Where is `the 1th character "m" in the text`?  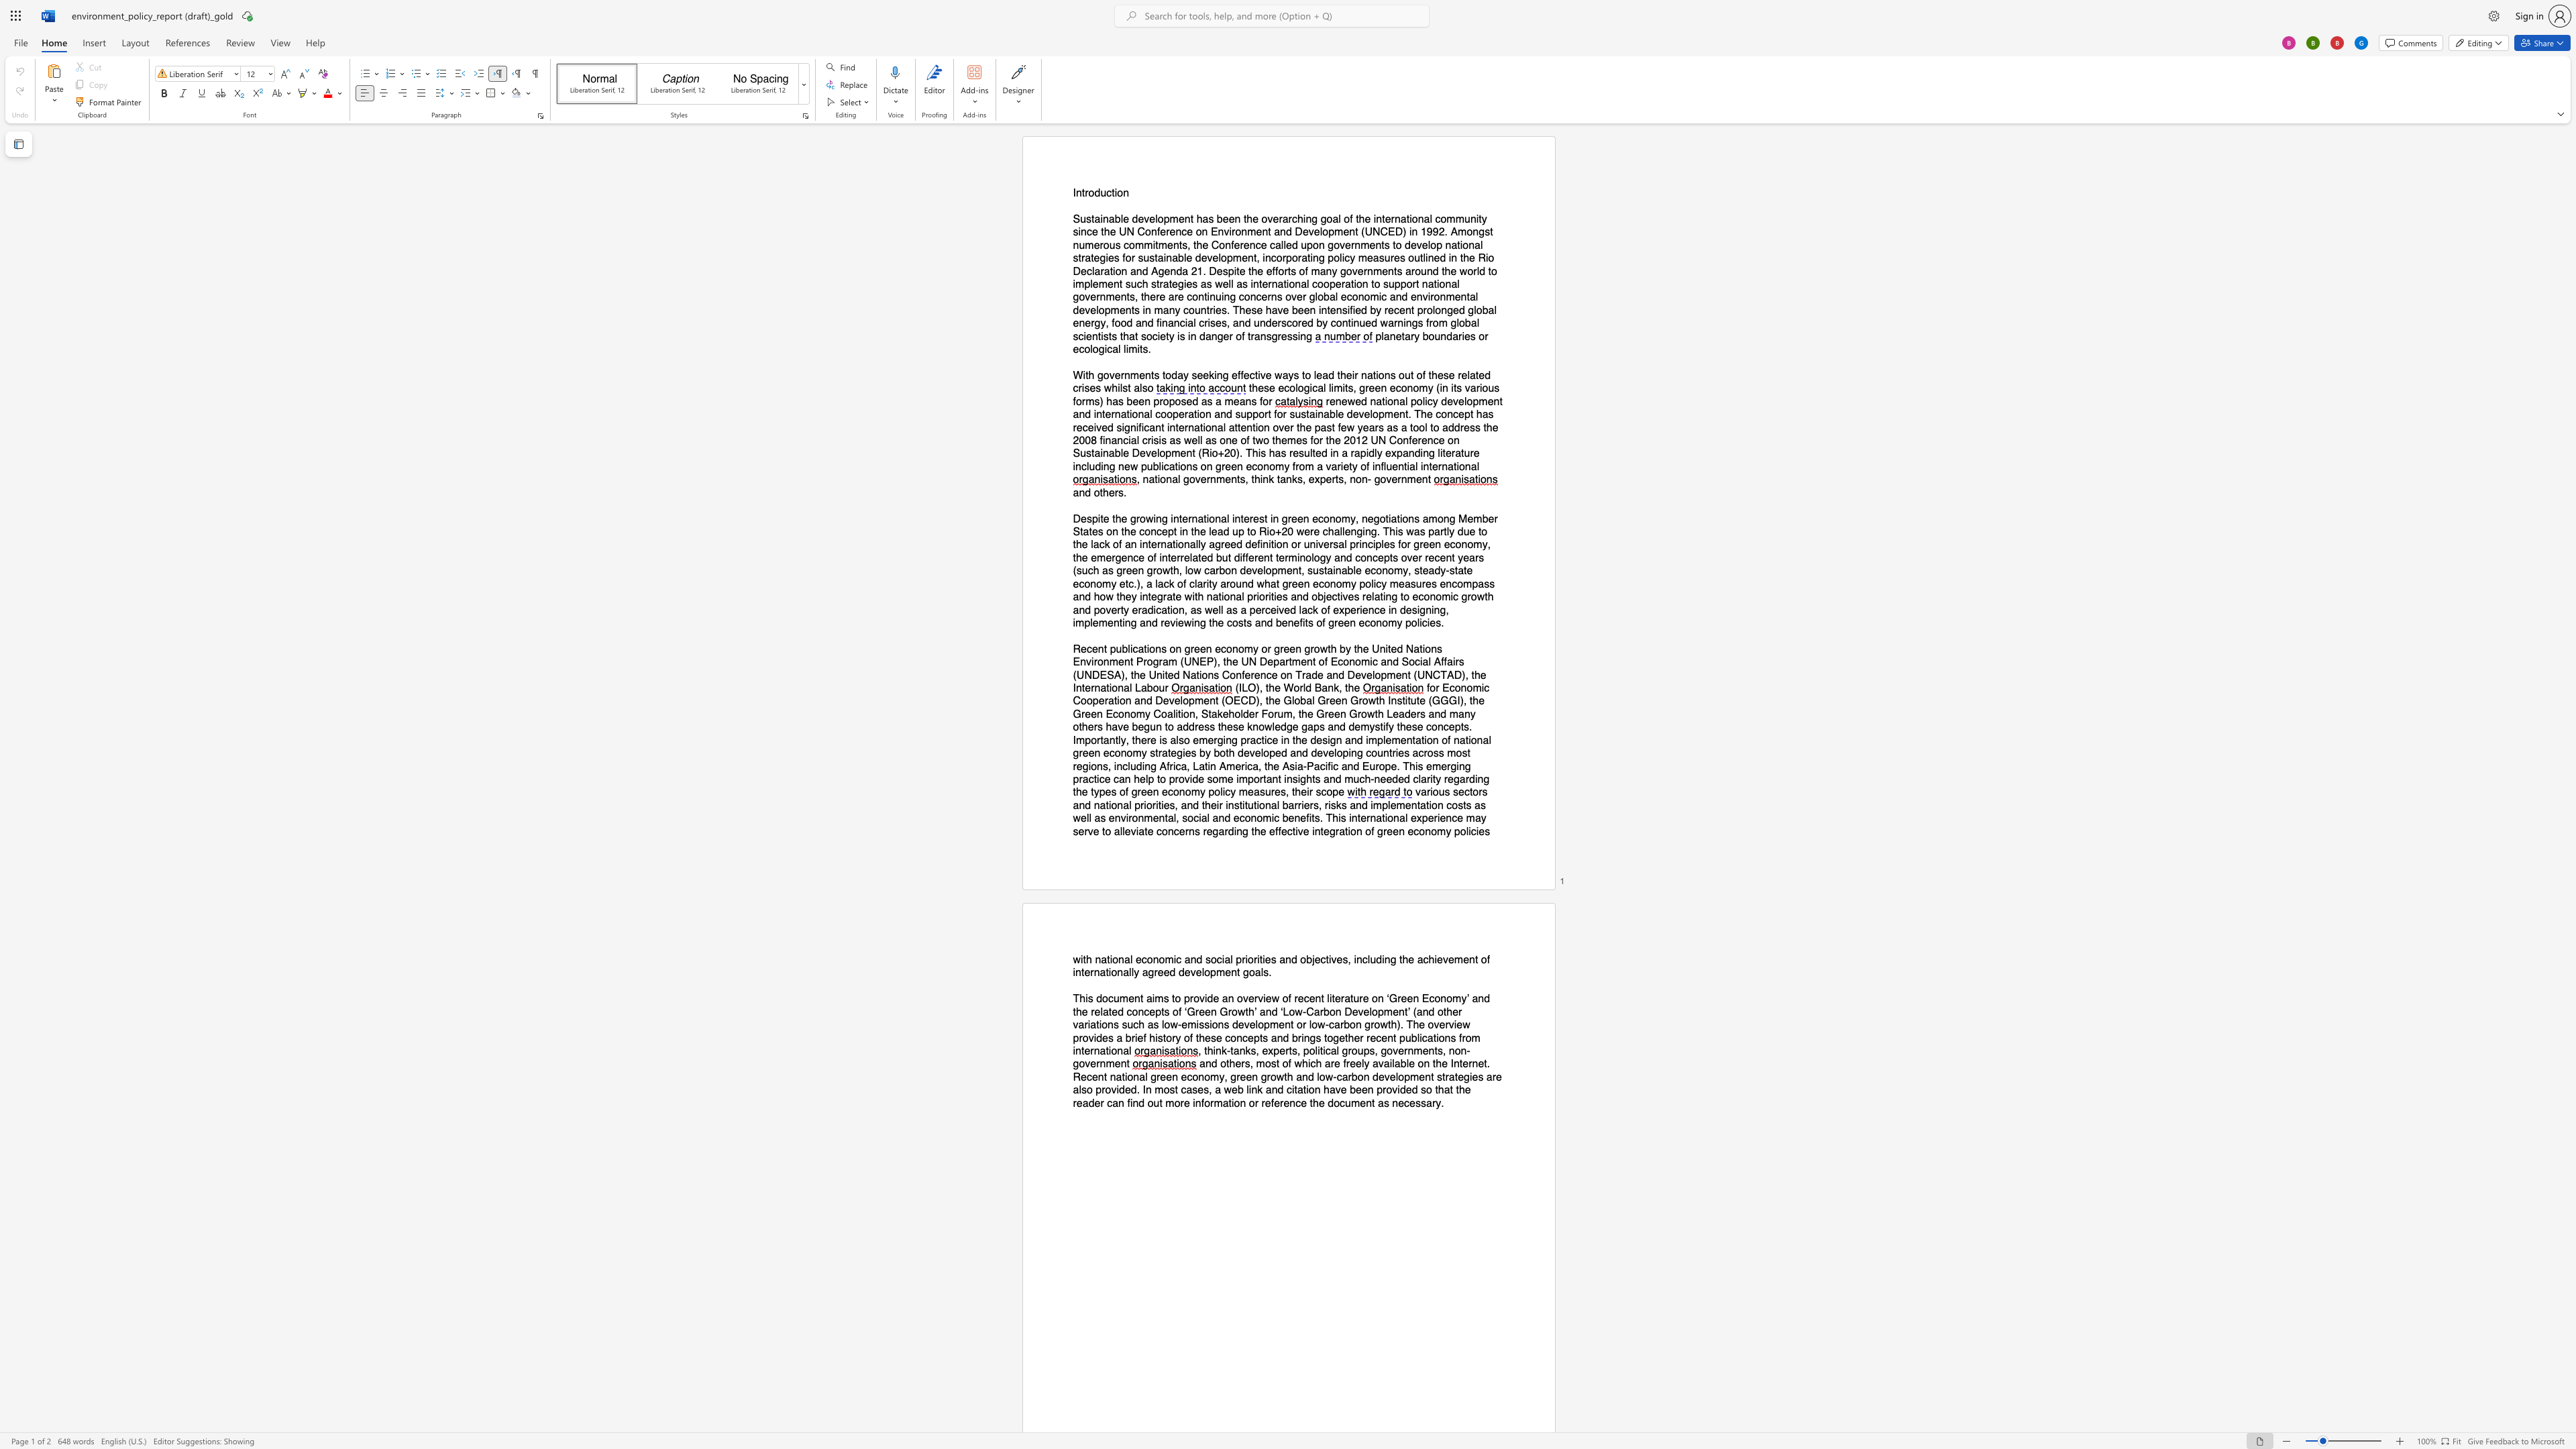 the 1th character "m" in the text is located at coordinates (1168, 959).